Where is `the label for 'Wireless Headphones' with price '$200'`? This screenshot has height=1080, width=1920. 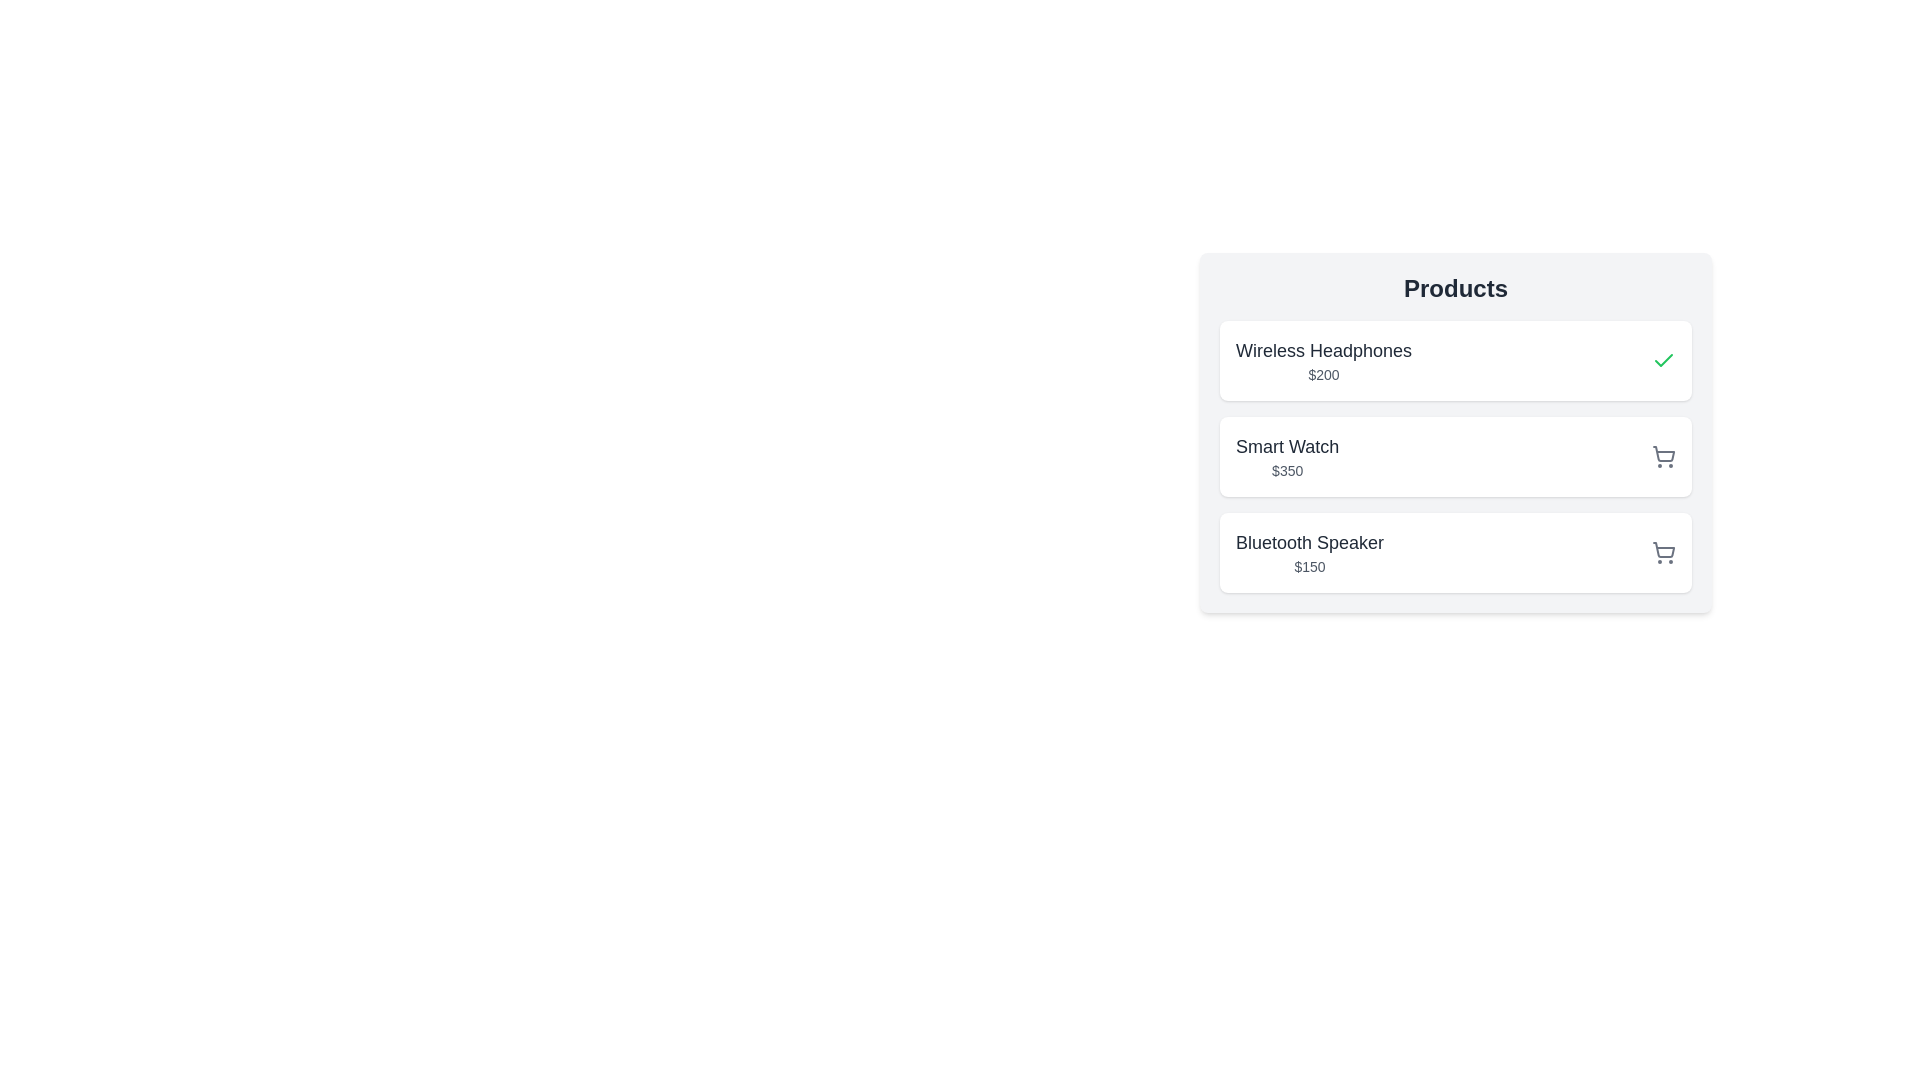
the label for 'Wireless Headphones' with price '$200' is located at coordinates (1324, 361).